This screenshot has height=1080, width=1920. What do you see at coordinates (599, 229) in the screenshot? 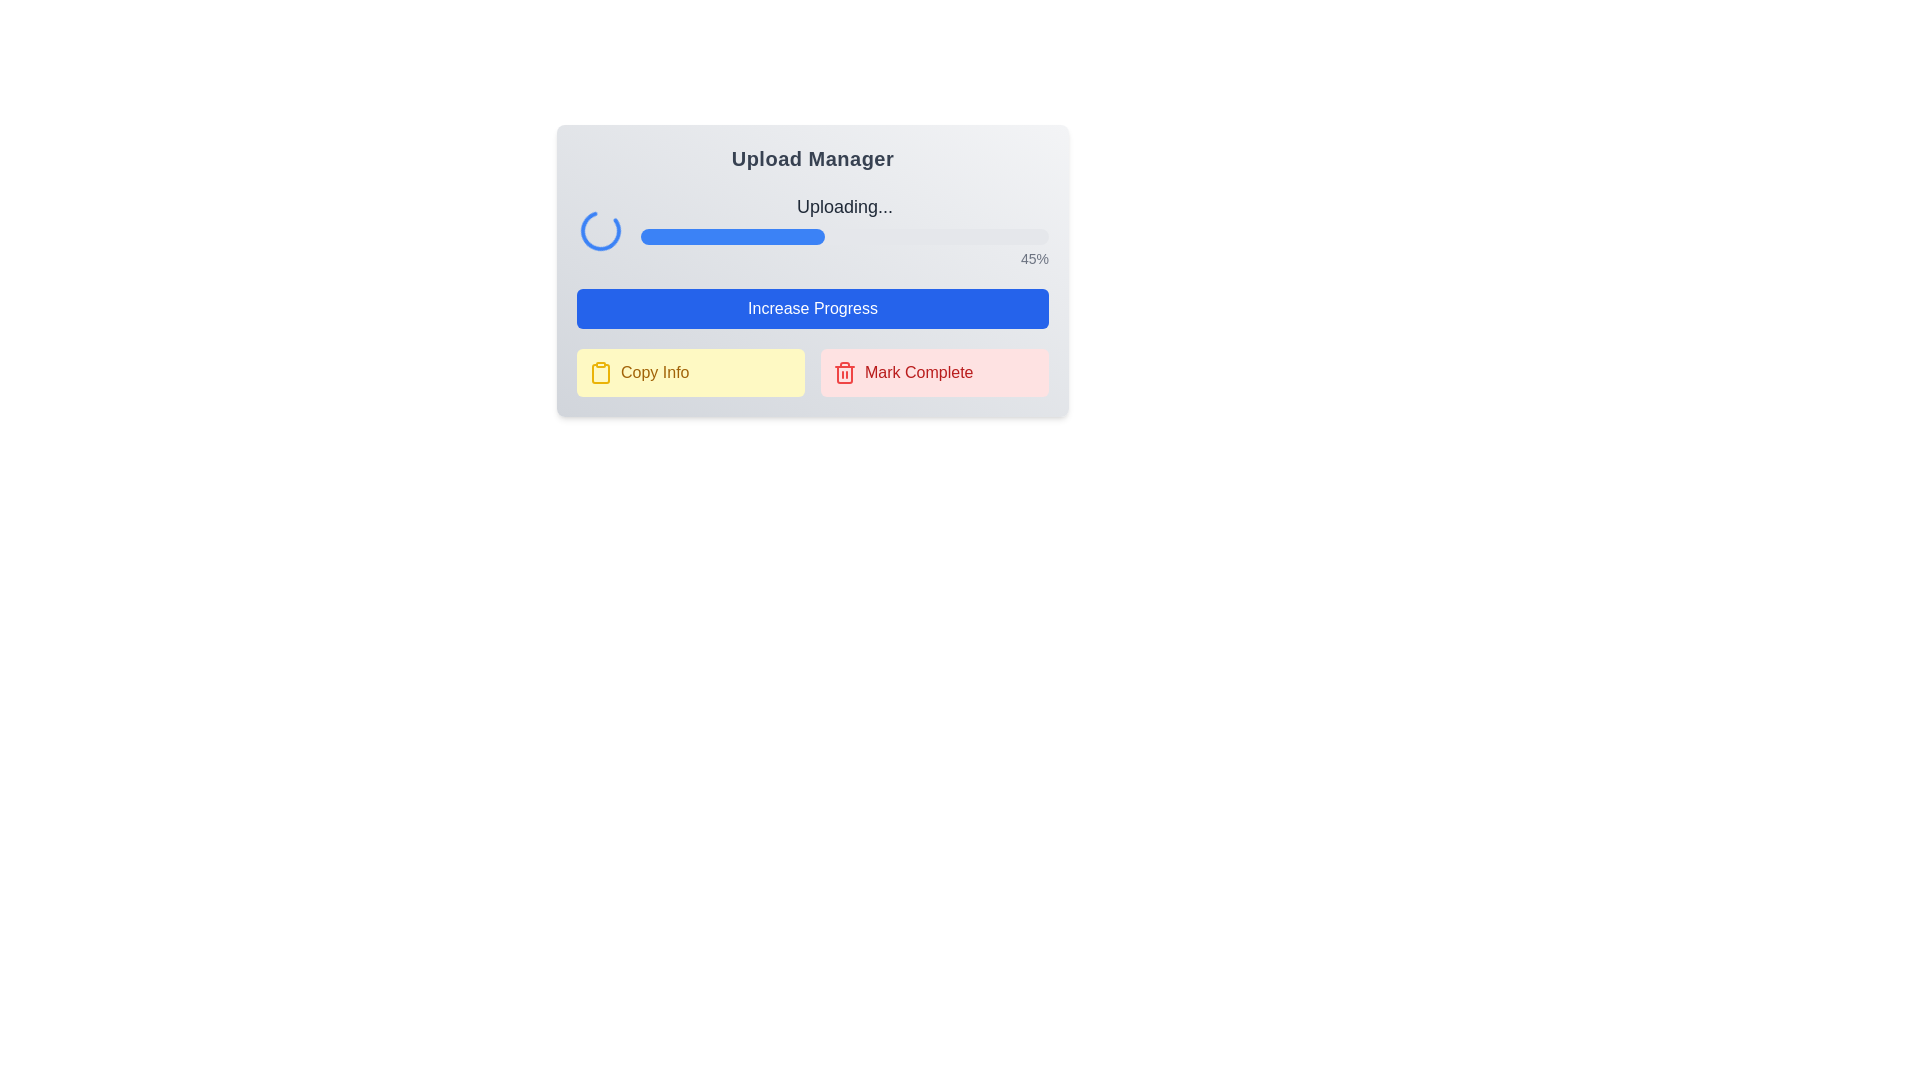
I see `the animation of the circular rotating loader icon, which is blue in color and located to the left of the 'Uploading...45%' progress text` at bounding box center [599, 229].